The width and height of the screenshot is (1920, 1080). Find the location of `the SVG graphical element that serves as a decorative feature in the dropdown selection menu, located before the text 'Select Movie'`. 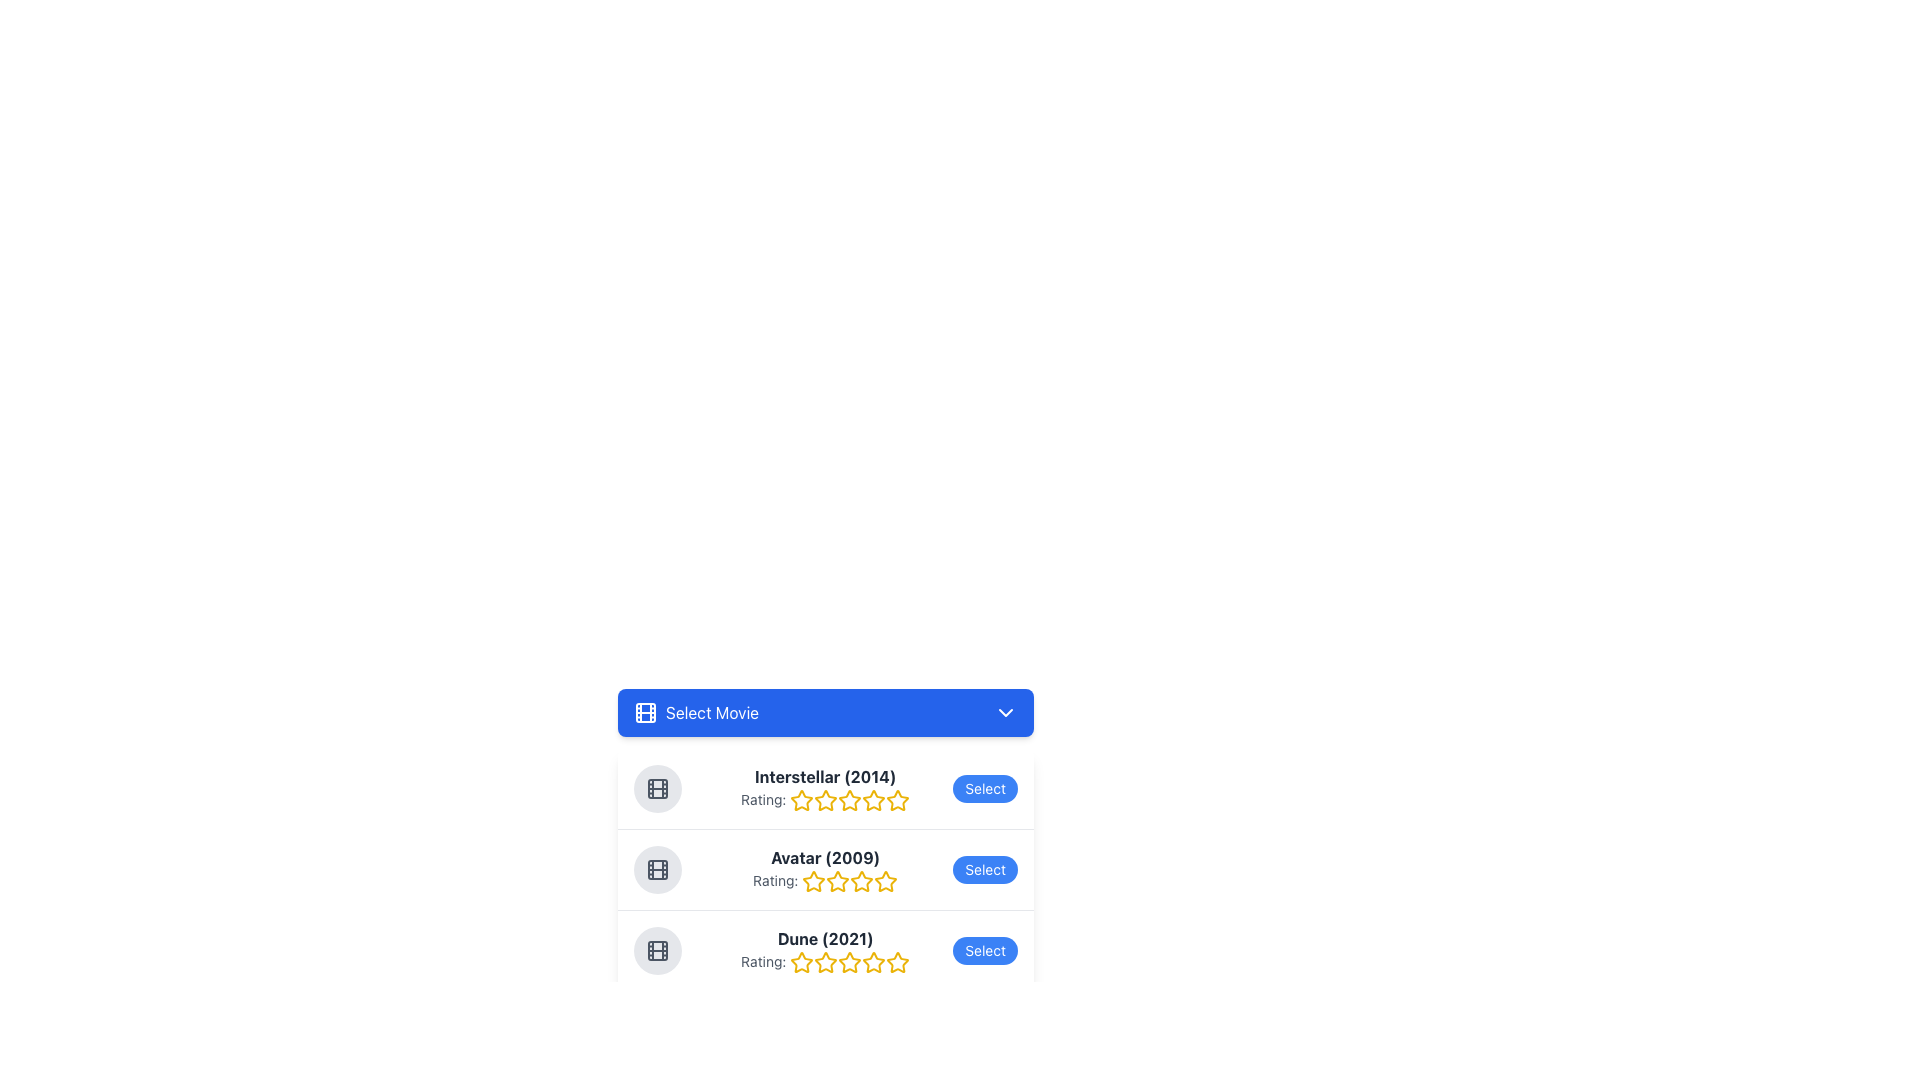

the SVG graphical element that serves as a decorative feature in the dropdown selection menu, located before the text 'Select Movie' is located at coordinates (646, 712).